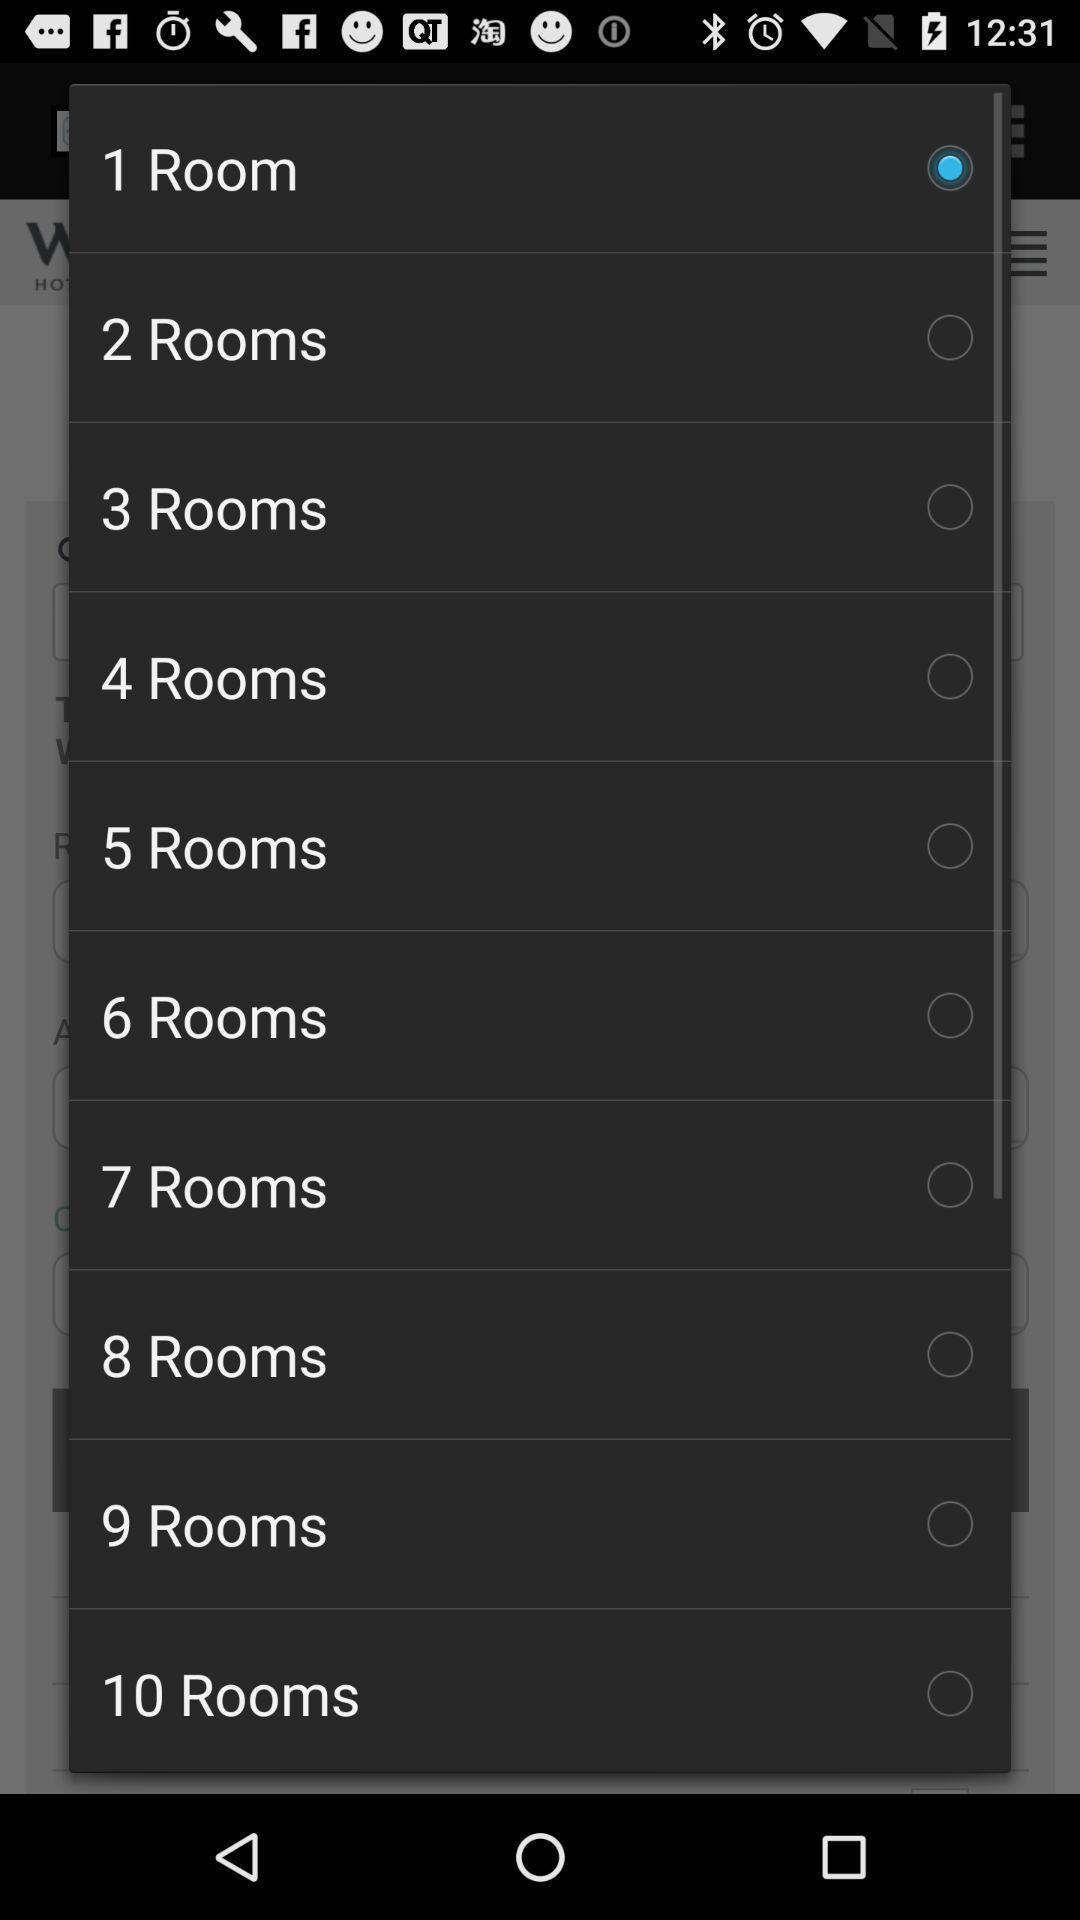 This screenshot has width=1080, height=1920. Describe the element at coordinates (540, 1522) in the screenshot. I see `item below the 8 rooms icon` at that location.